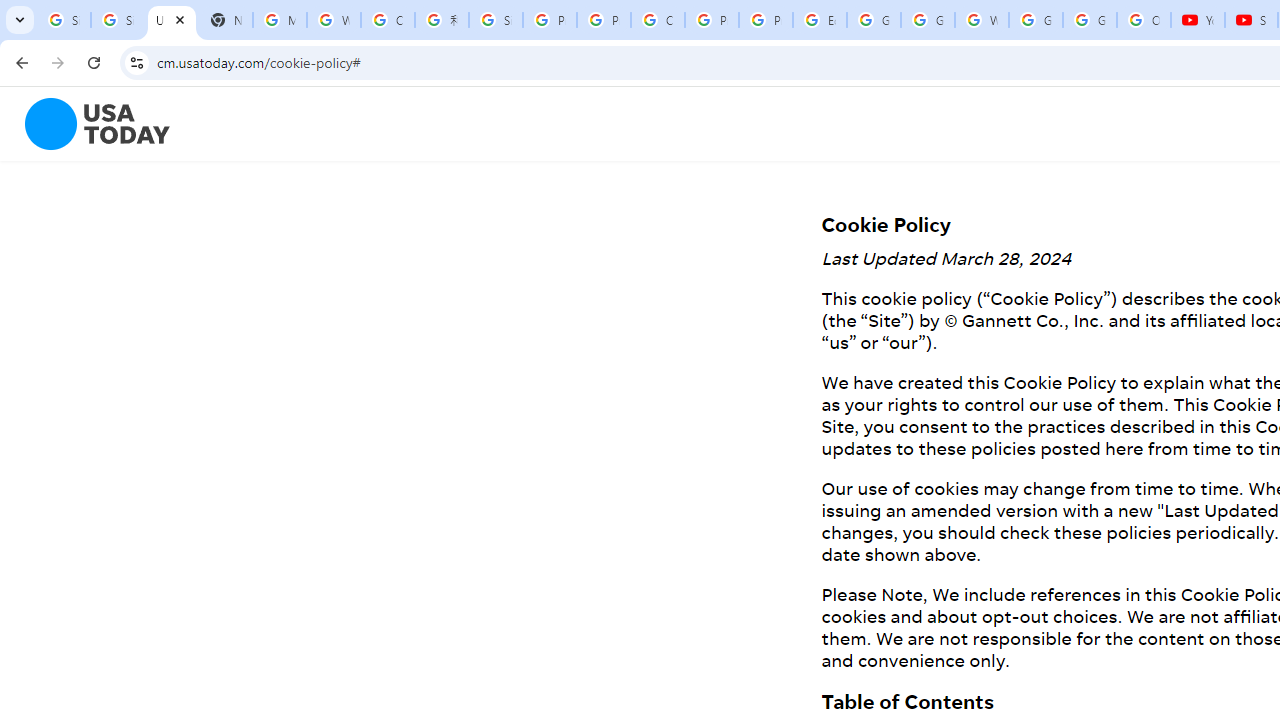 Image resolution: width=1280 pixels, height=720 pixels. What do you see at coordinates (334, 20) in the screenshot?
I see `'Who is my administrator? - Google Account Help'` at bounding box center [334, 20].